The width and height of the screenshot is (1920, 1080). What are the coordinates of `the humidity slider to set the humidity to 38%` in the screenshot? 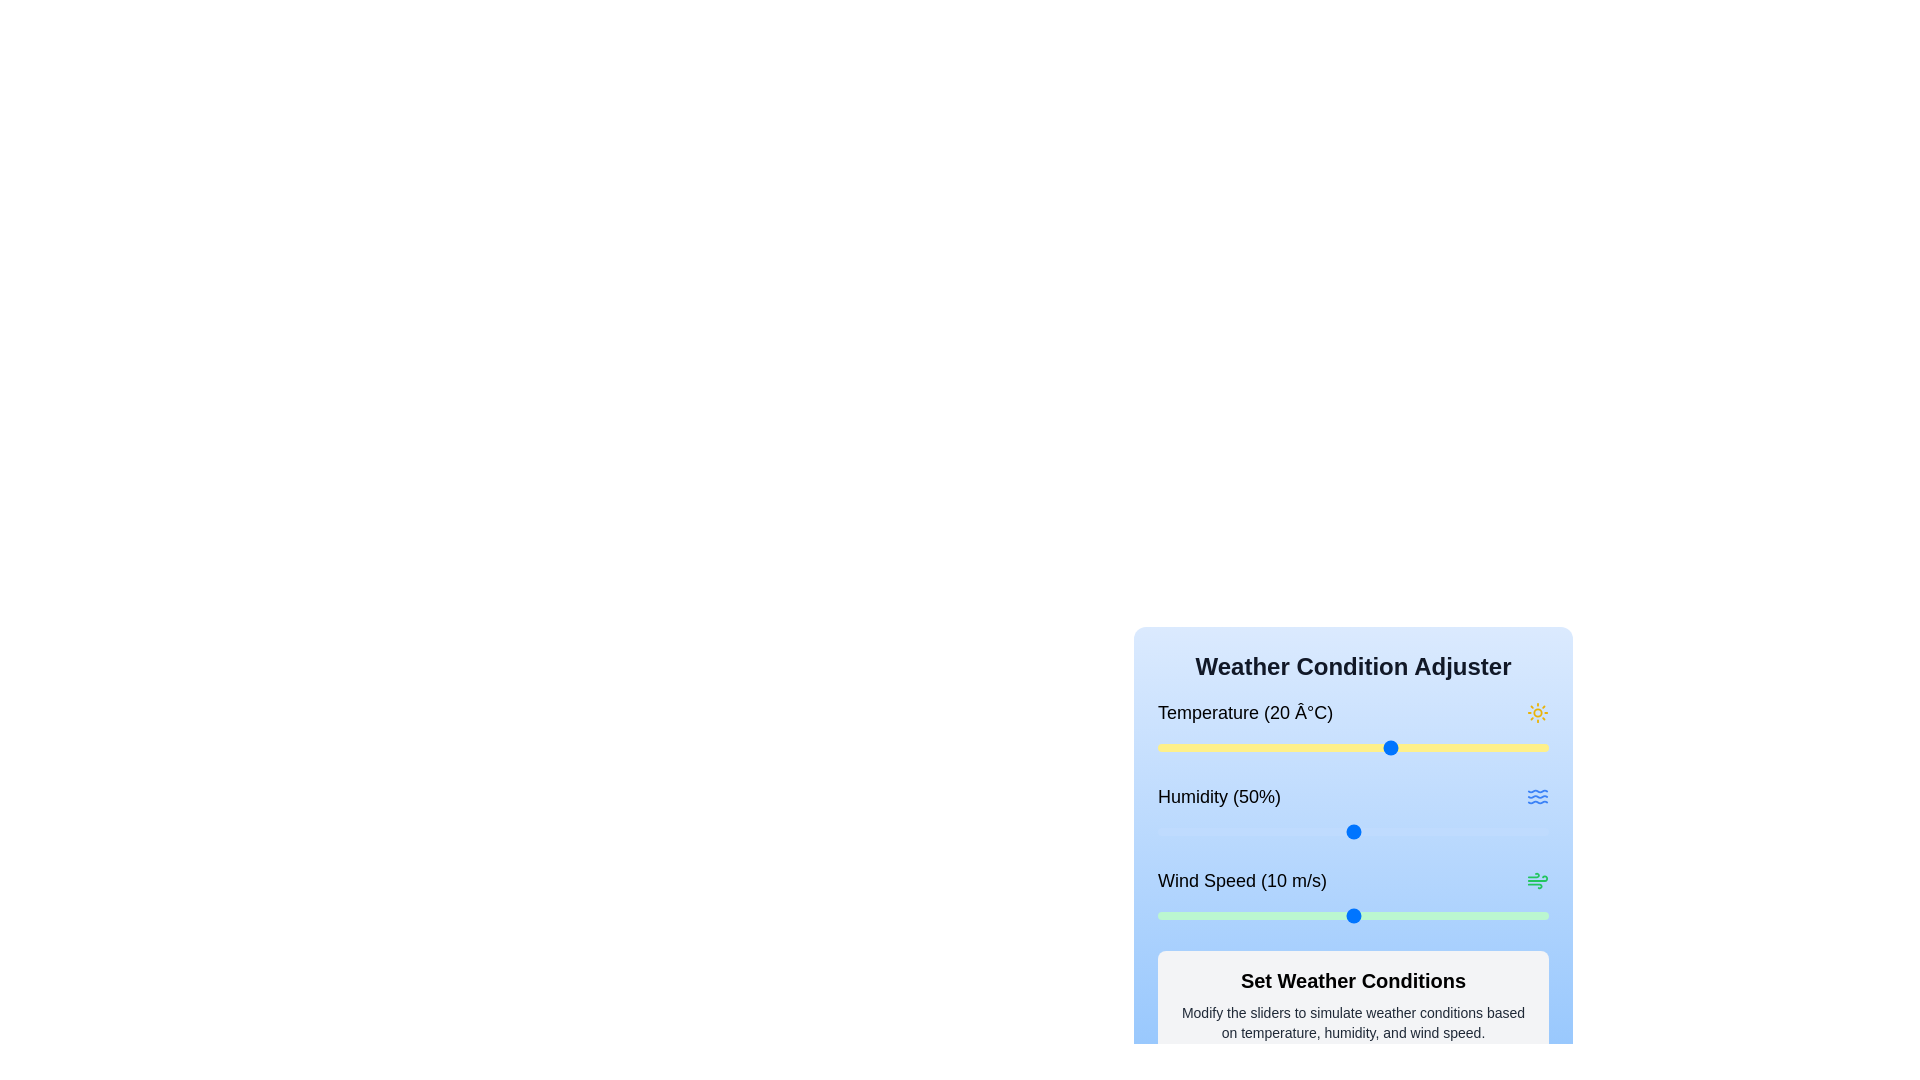 It's located at (1306, 832).